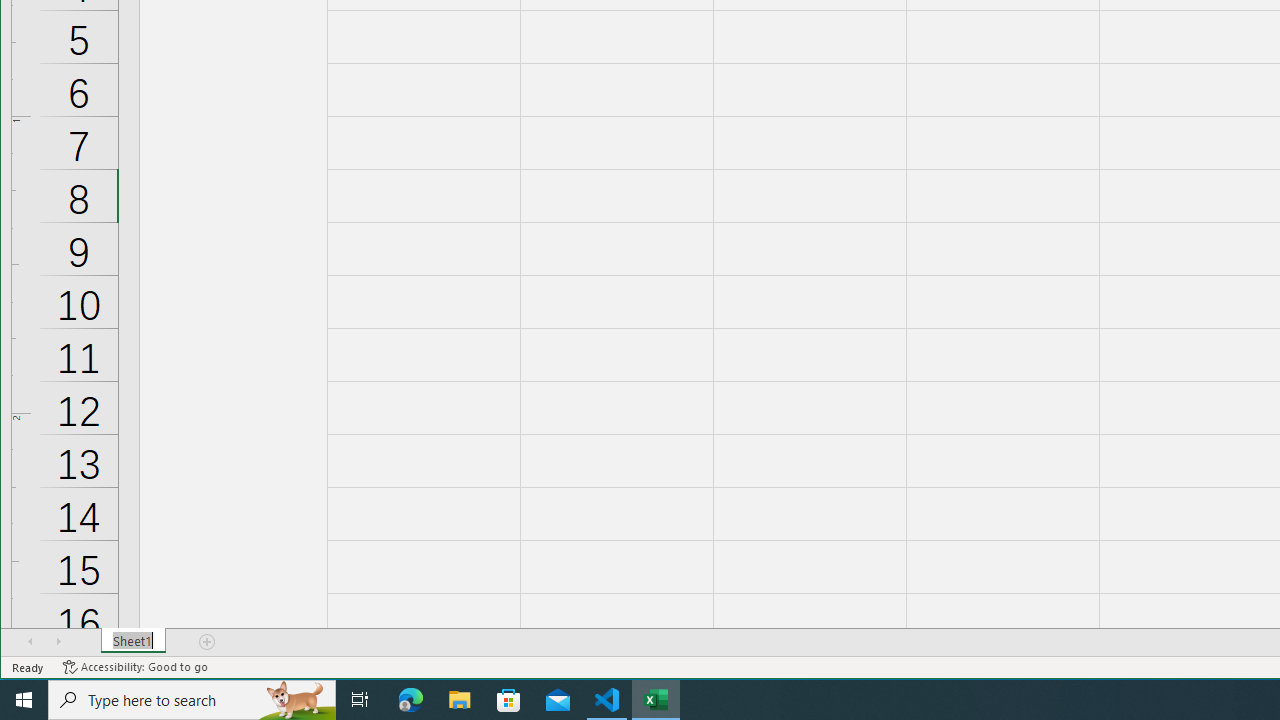  What do you see at coordinates (509, 698) in the screenshot?
I see `'Microsoft Store'` at bounding box center [509, 698].